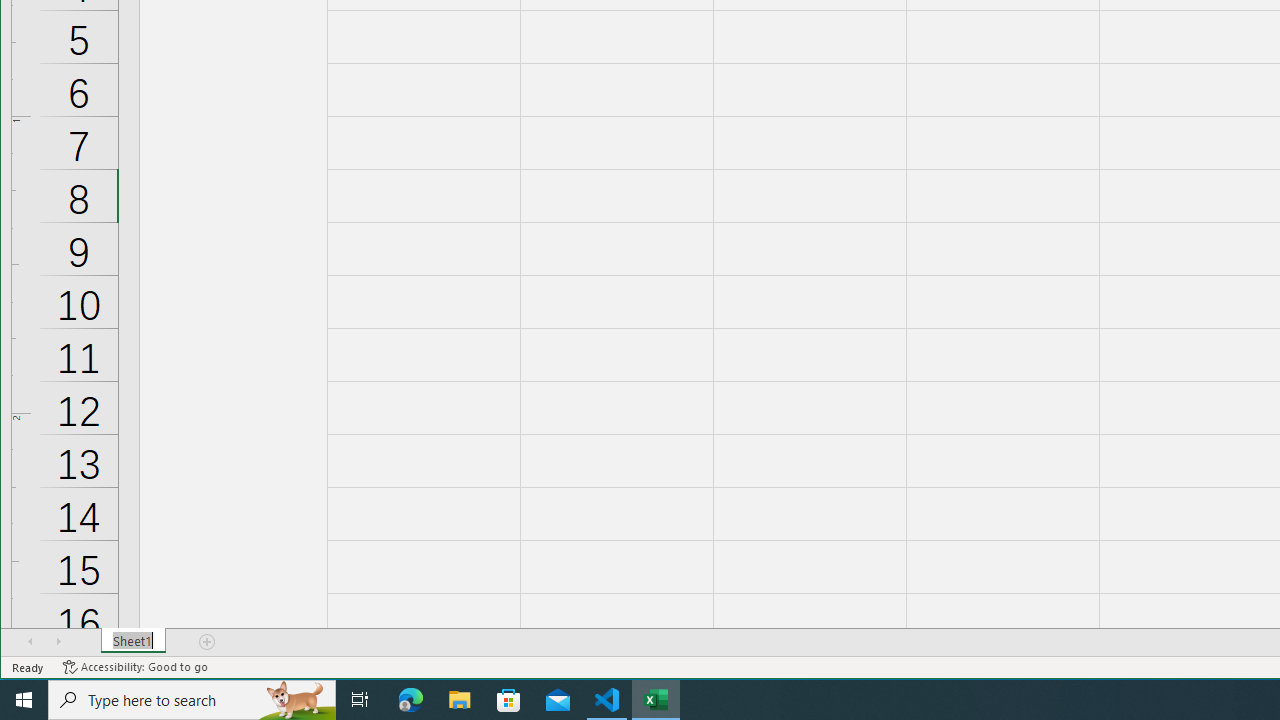  What do you see at coordinates (509, 698) in the screenshot?
I see `'Microsoft Store'` at bounding box center [509, 698].